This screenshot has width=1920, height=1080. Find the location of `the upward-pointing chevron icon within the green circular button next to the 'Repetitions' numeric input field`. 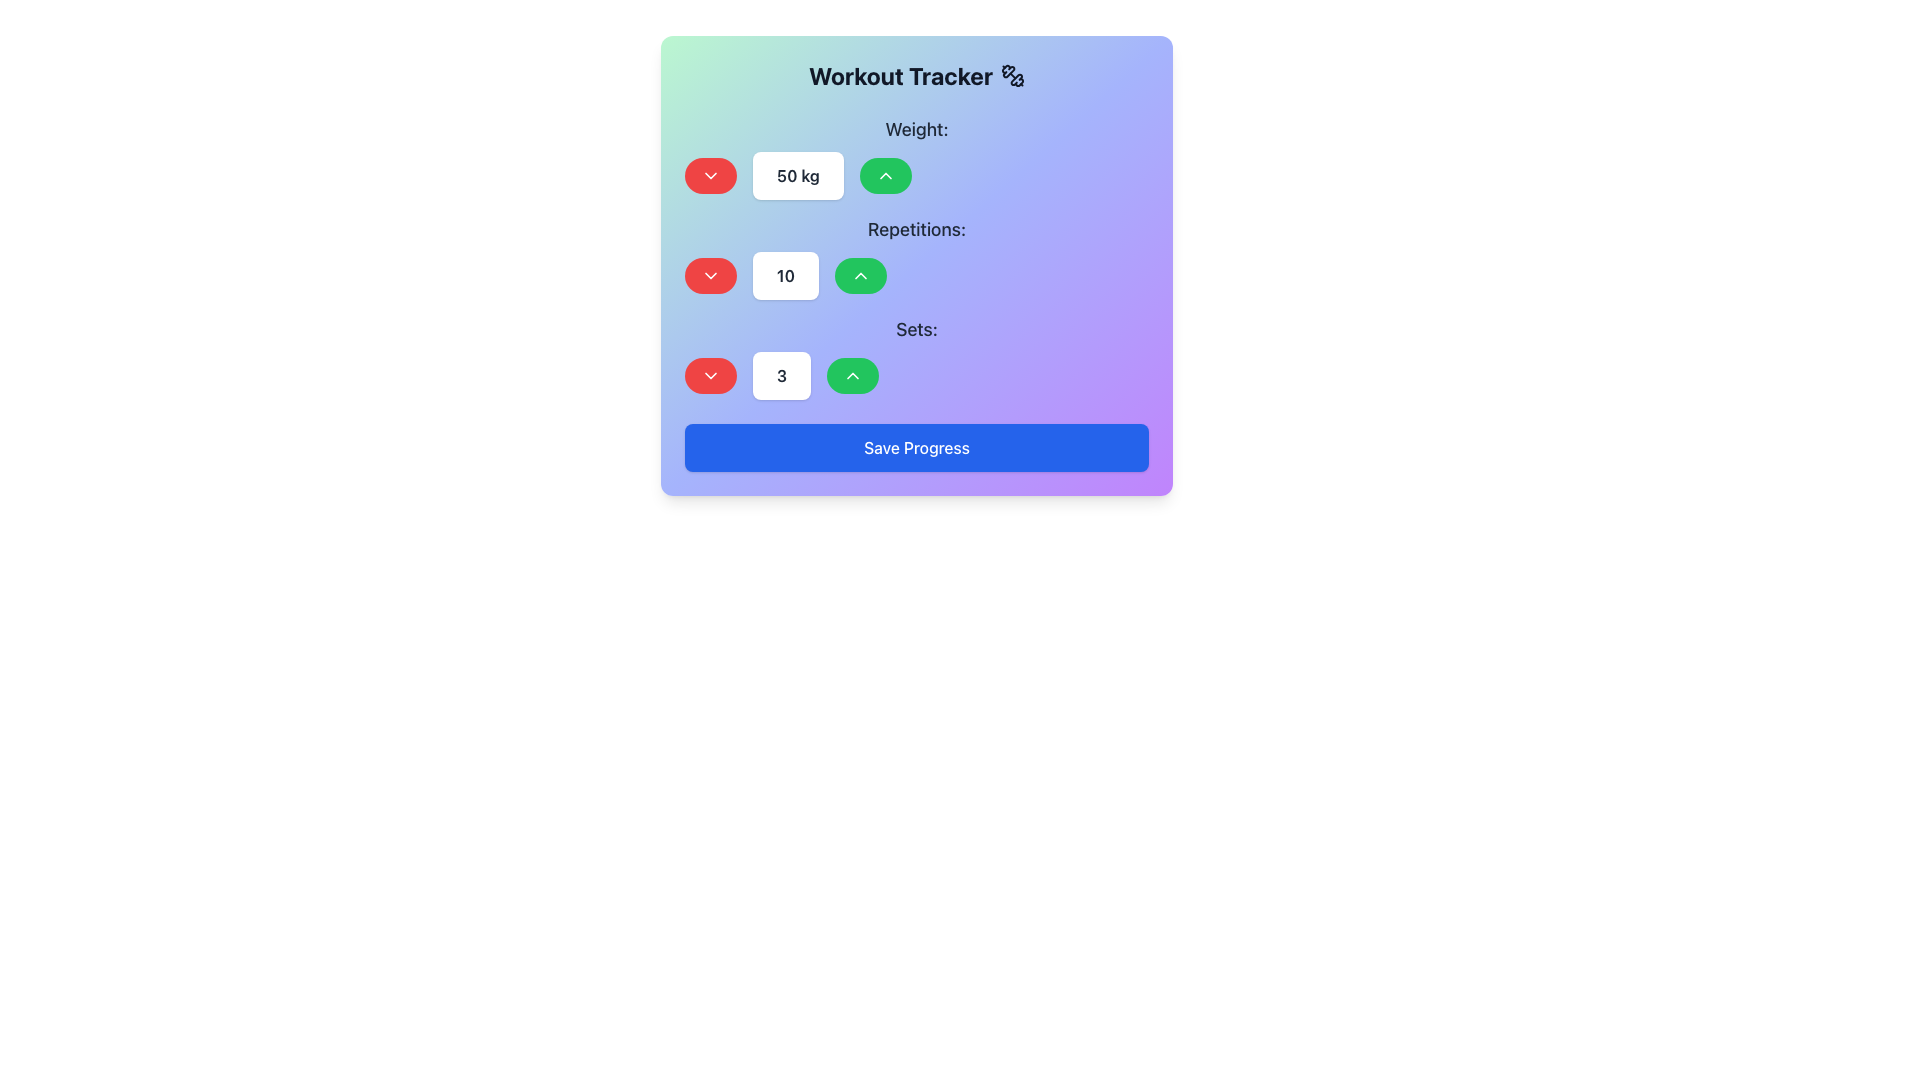

the upward-pointing chevron icon within the green circular button next to the 'Repetitions' numeric input field is located at coordinates (884, 175).